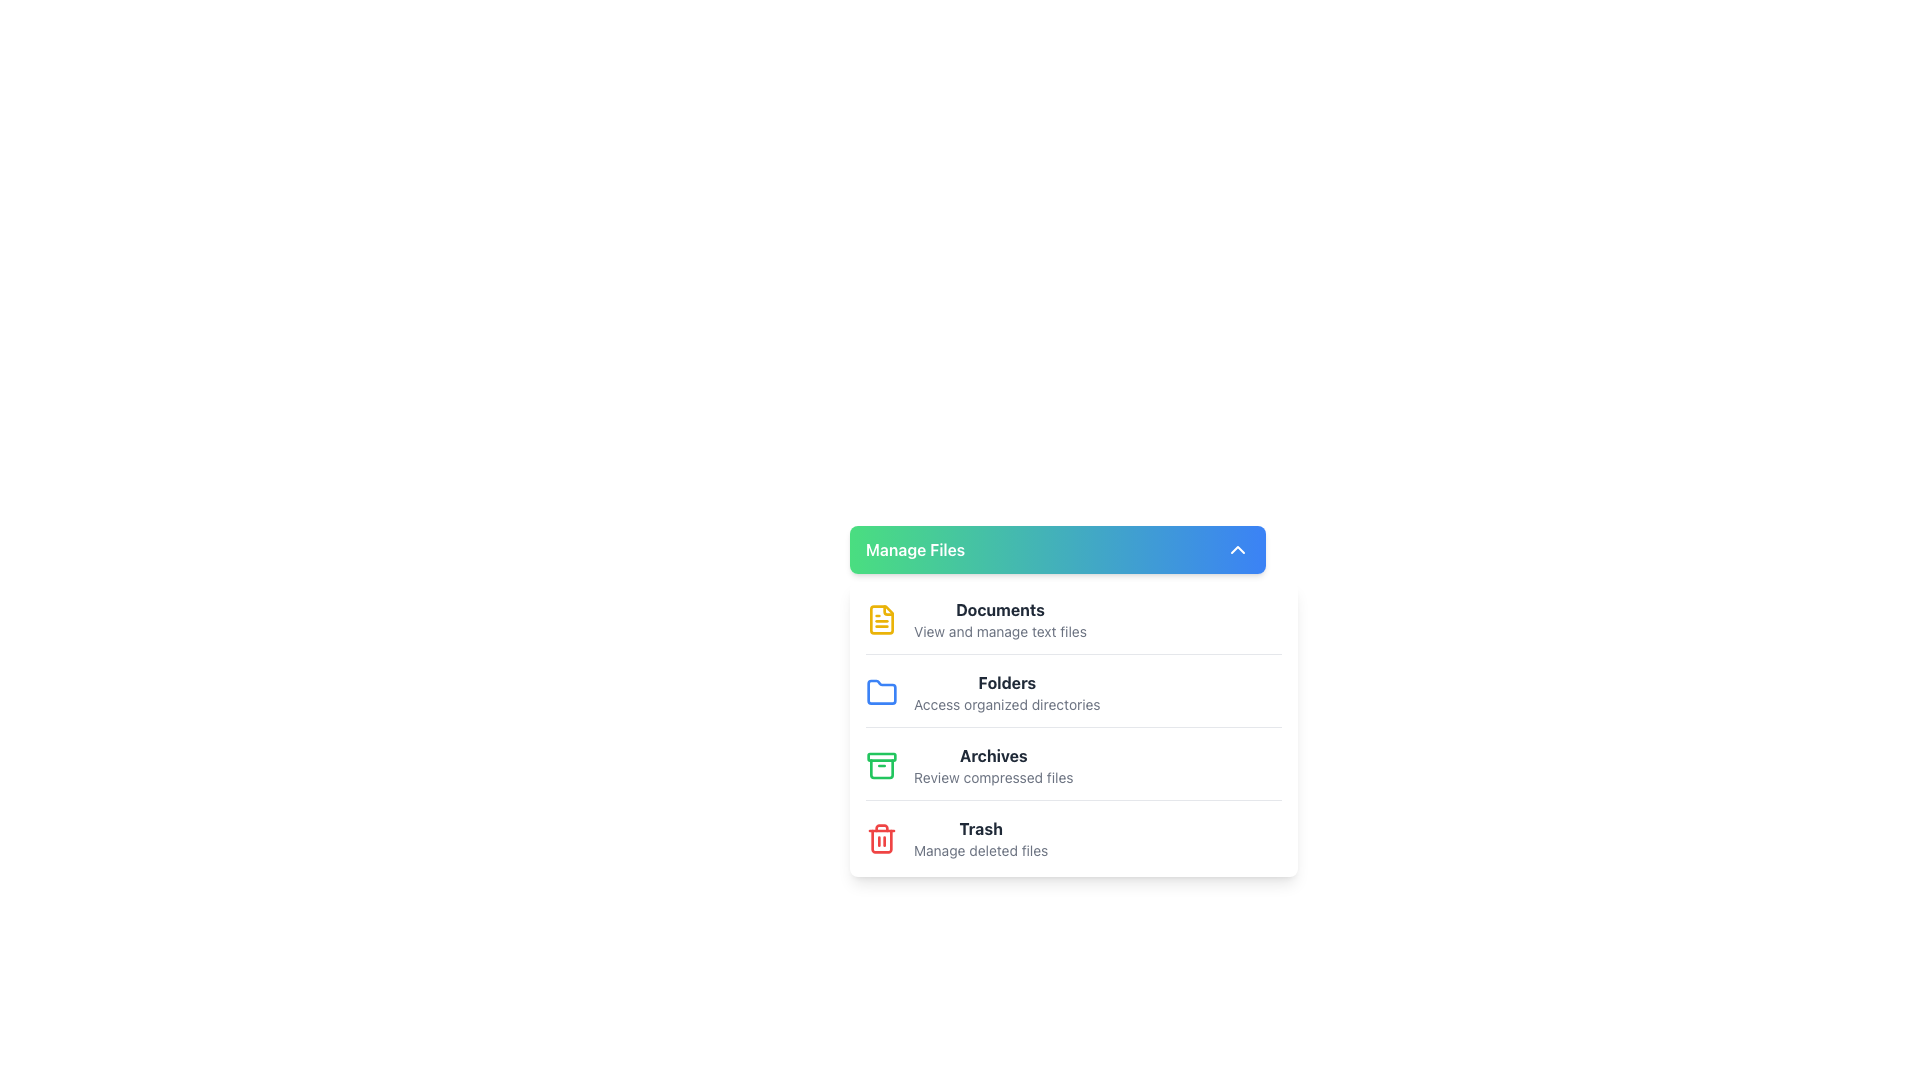  I want to click on the yellow document icon with a folded top-right corner located in the 'Documents' section, so click(881, 619).